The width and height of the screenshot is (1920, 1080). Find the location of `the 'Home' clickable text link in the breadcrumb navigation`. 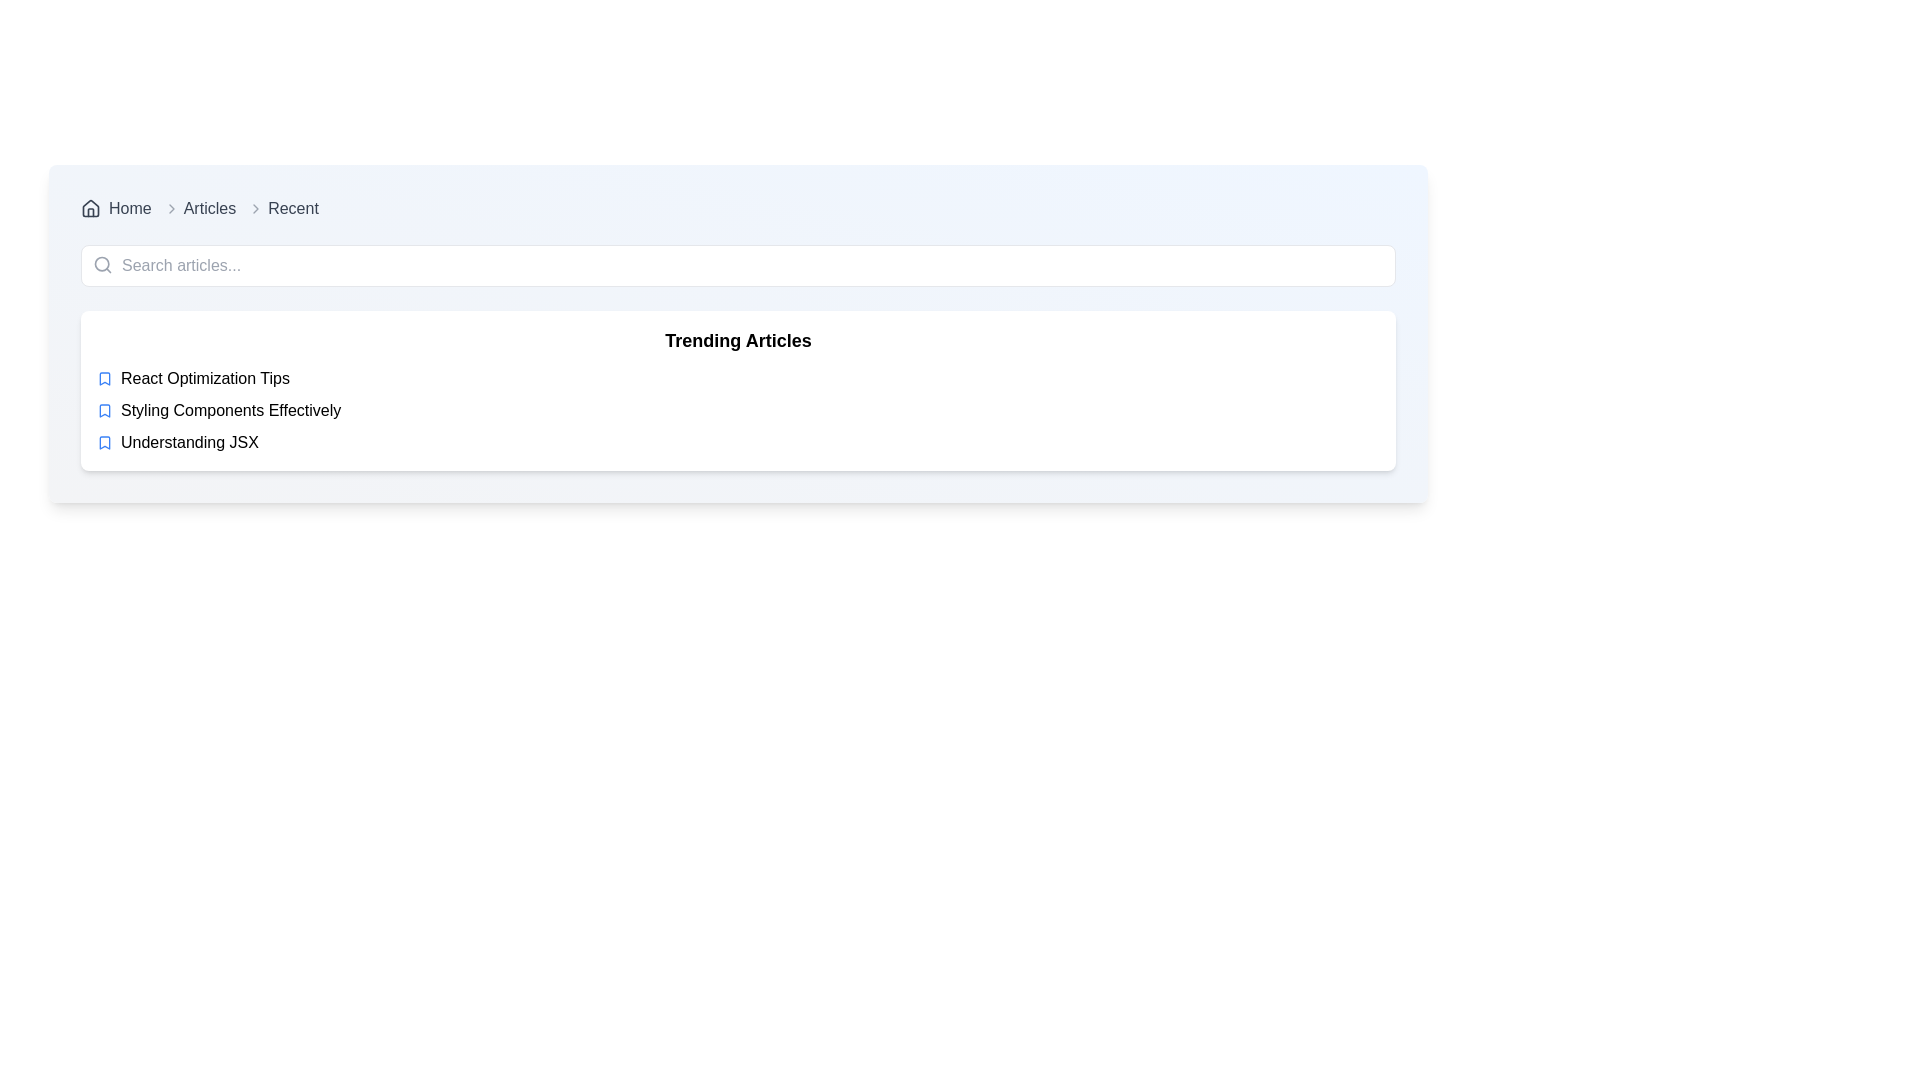

the 'Home' clickable text link in the breadcrumb navigation is located at coordinates (129, 208).